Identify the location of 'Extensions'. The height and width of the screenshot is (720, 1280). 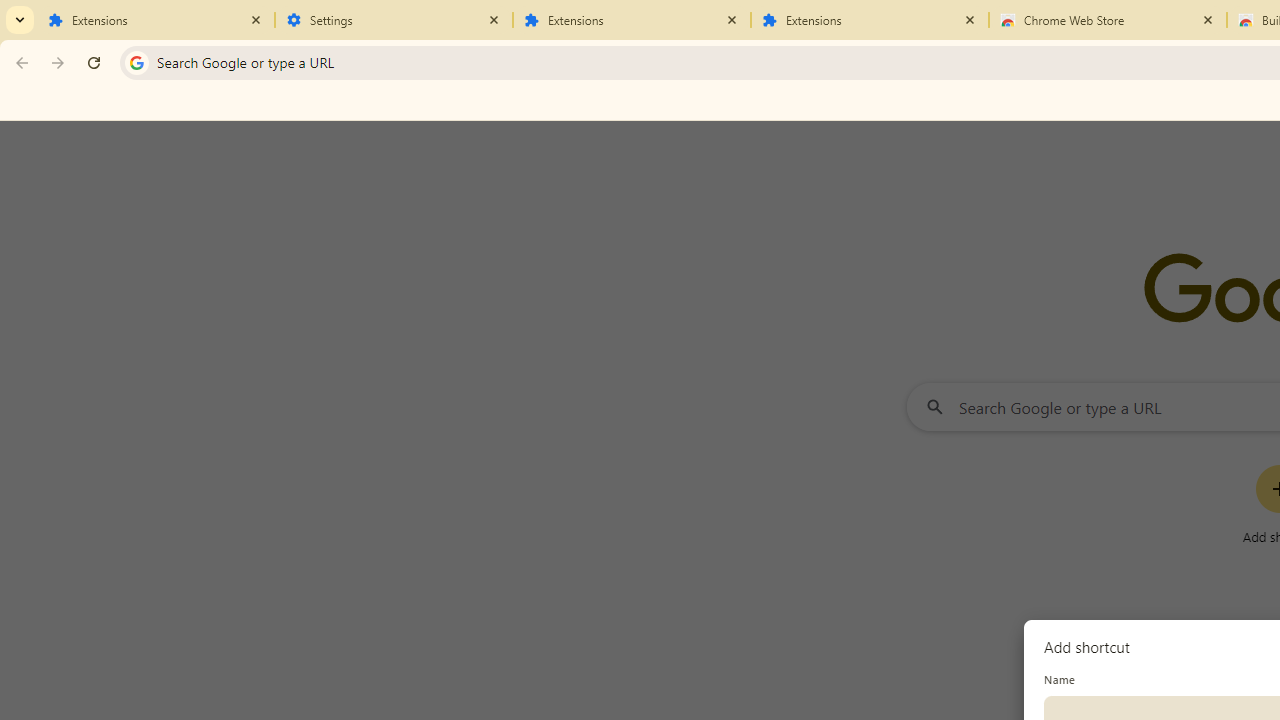
(155, 20).